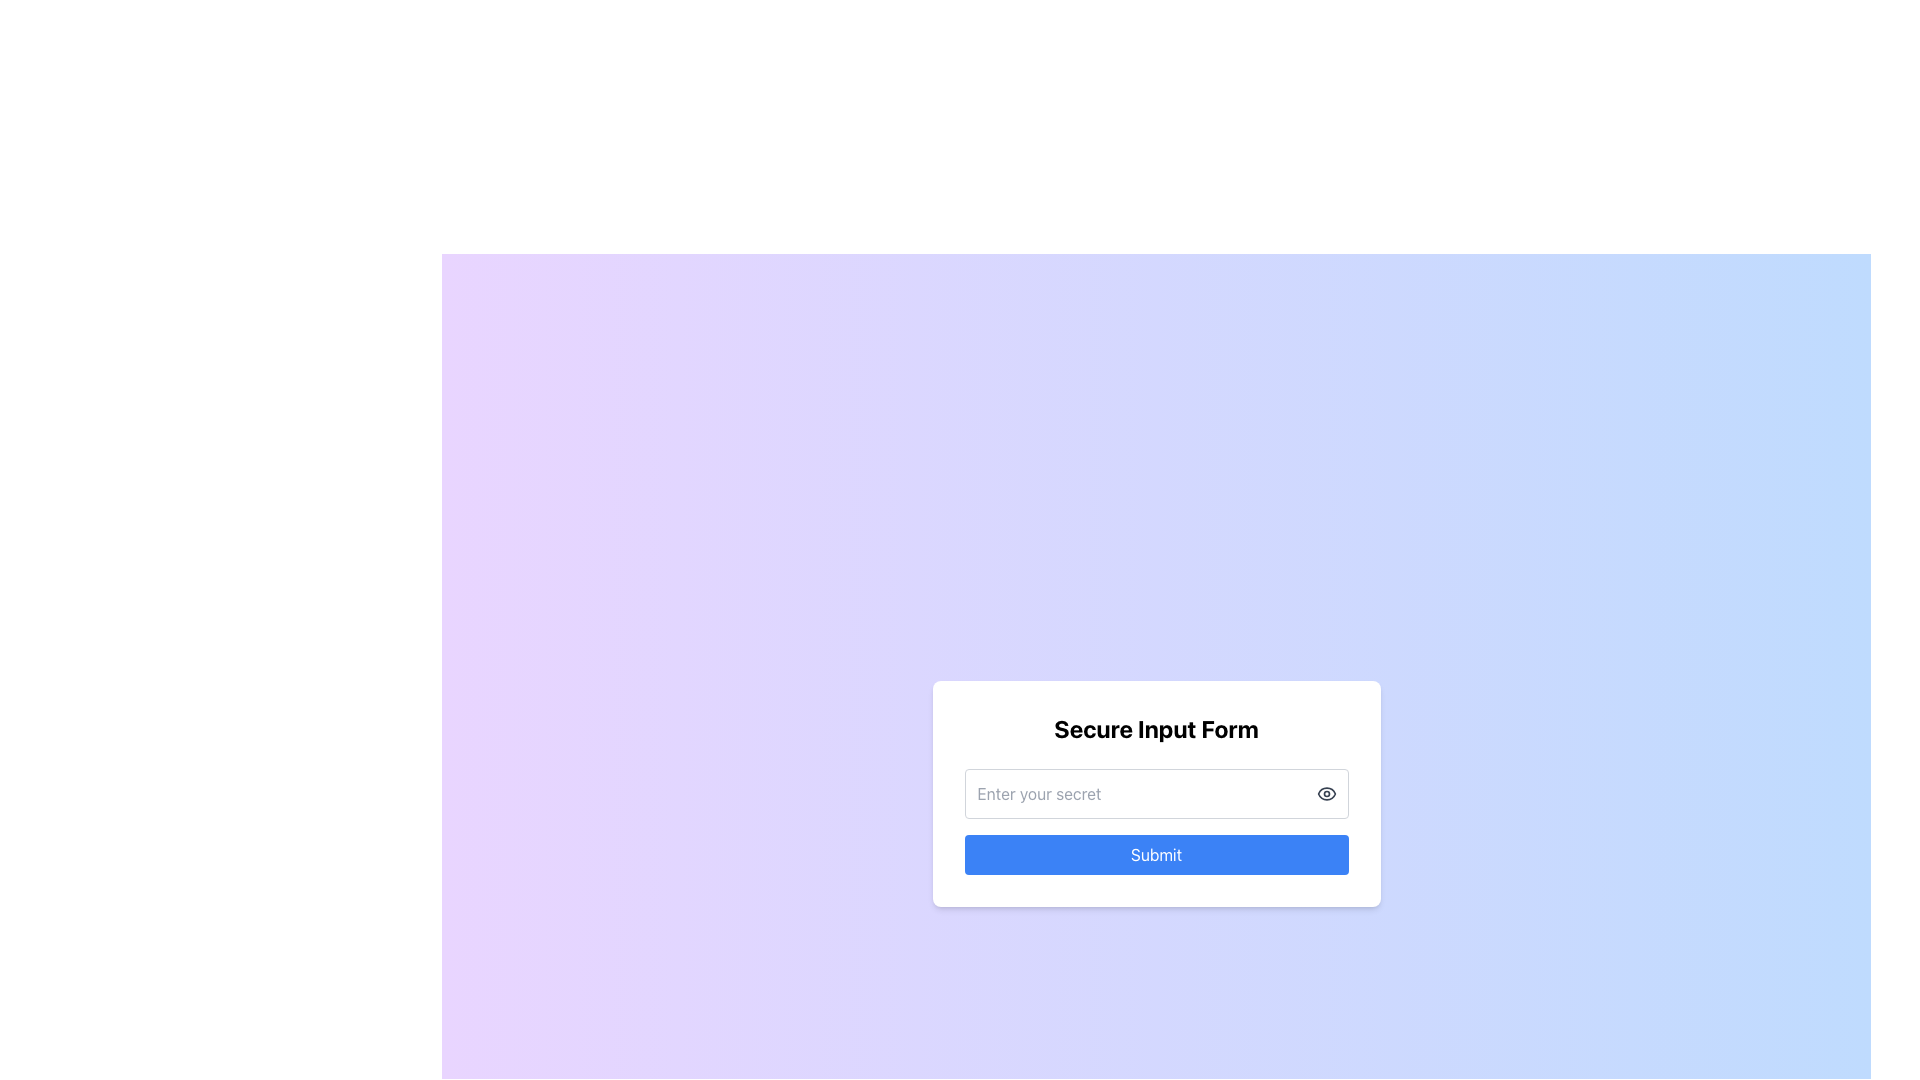  What do you see at coordinates (1156, 855) in the screenshot?
I see `the submit button located at the bottom of the form` at bounding box center [1156, 855].